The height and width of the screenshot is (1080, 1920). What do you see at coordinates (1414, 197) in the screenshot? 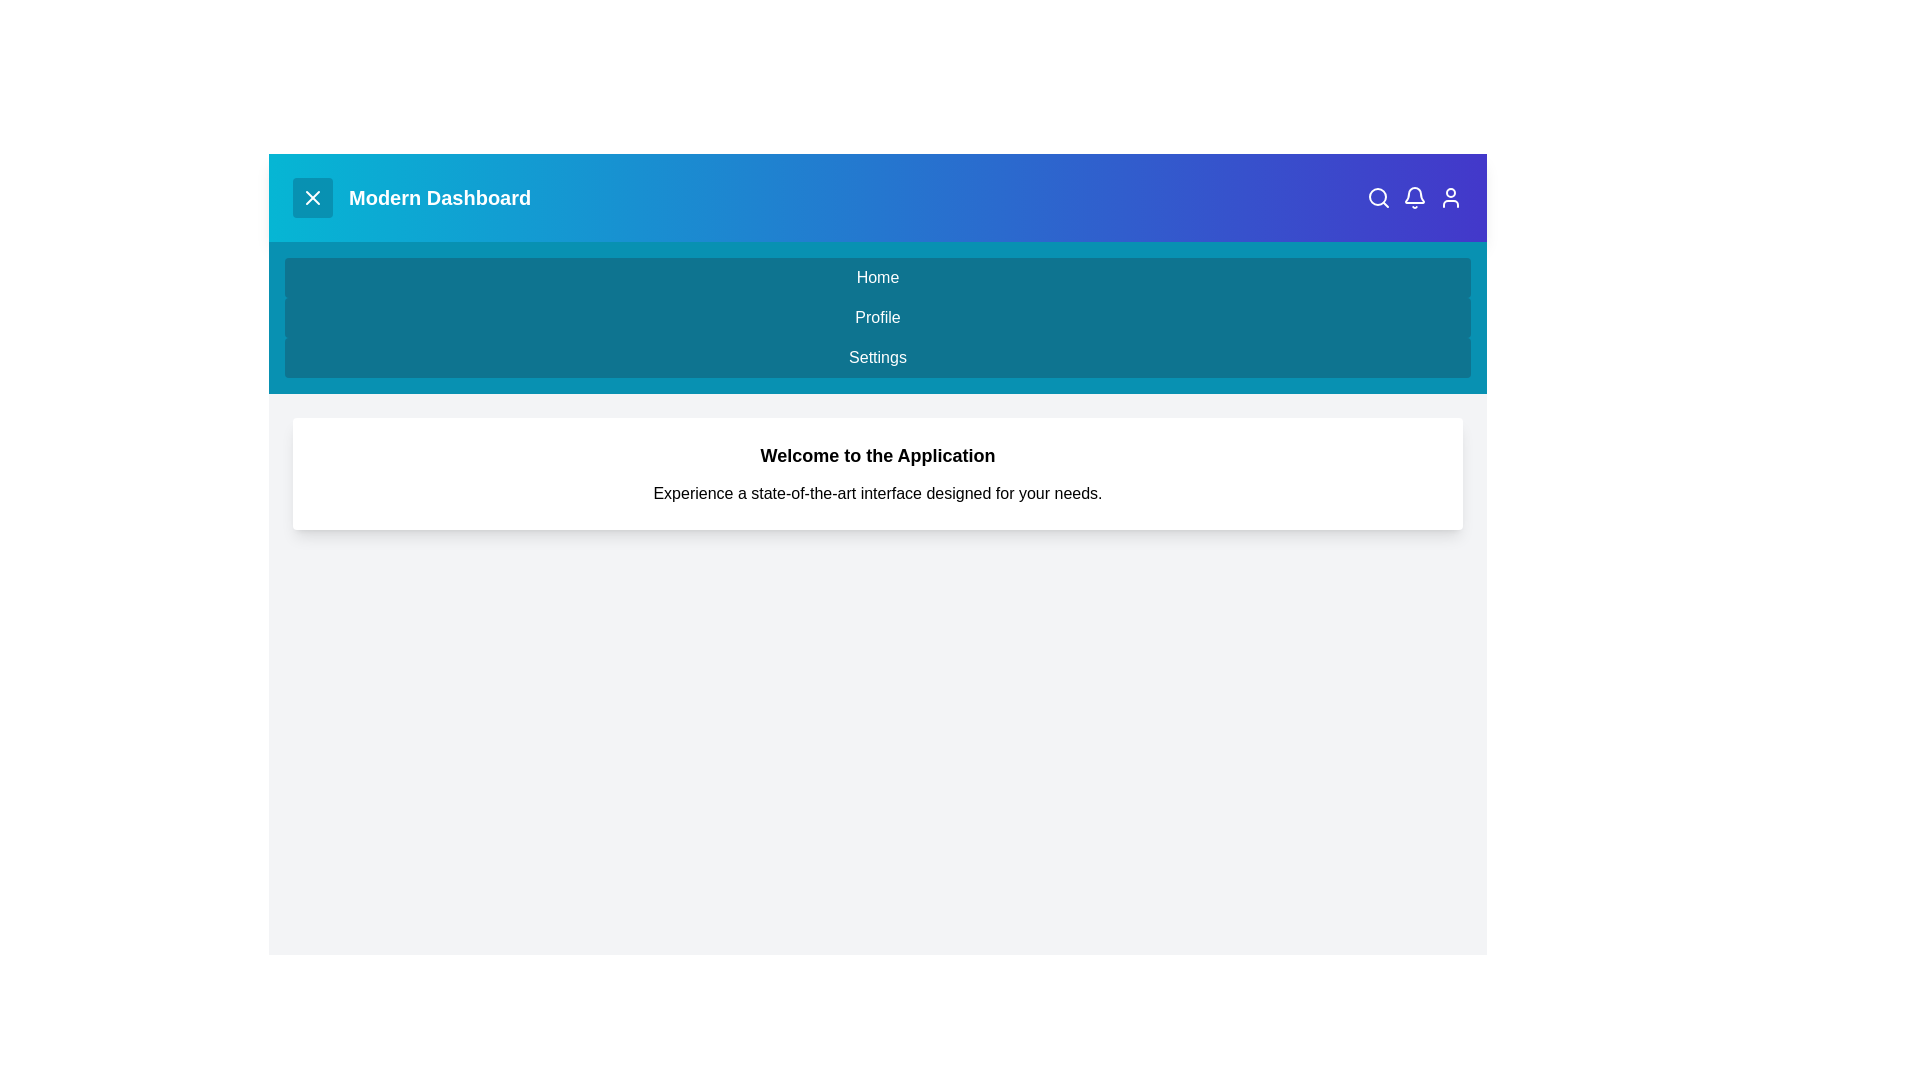
I see `the 'Notifications' icon in the app bar` at bounding box center [1414, 197].